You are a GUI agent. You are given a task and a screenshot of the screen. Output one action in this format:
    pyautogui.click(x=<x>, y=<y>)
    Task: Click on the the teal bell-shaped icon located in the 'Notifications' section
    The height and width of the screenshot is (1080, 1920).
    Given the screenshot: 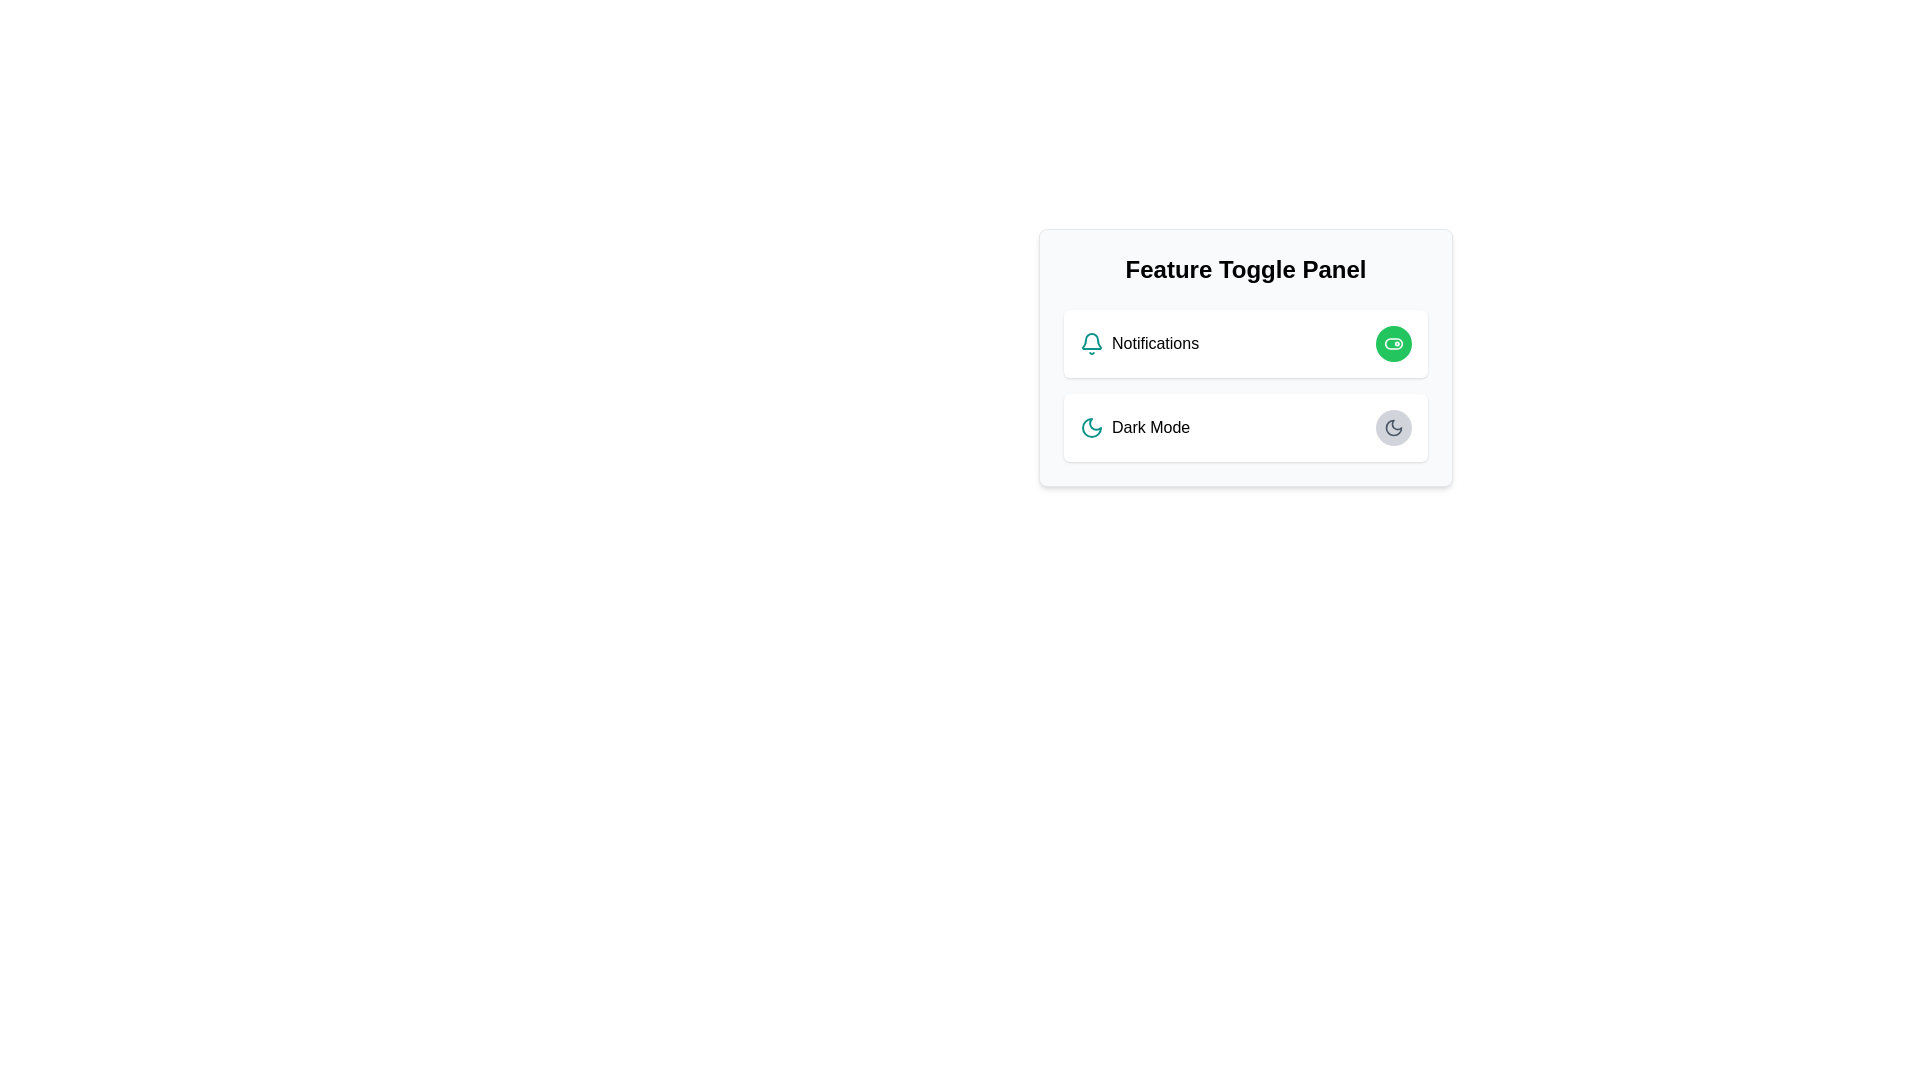 What is the action you would take?
    pyautogui.click(x=1090, y=342)
    